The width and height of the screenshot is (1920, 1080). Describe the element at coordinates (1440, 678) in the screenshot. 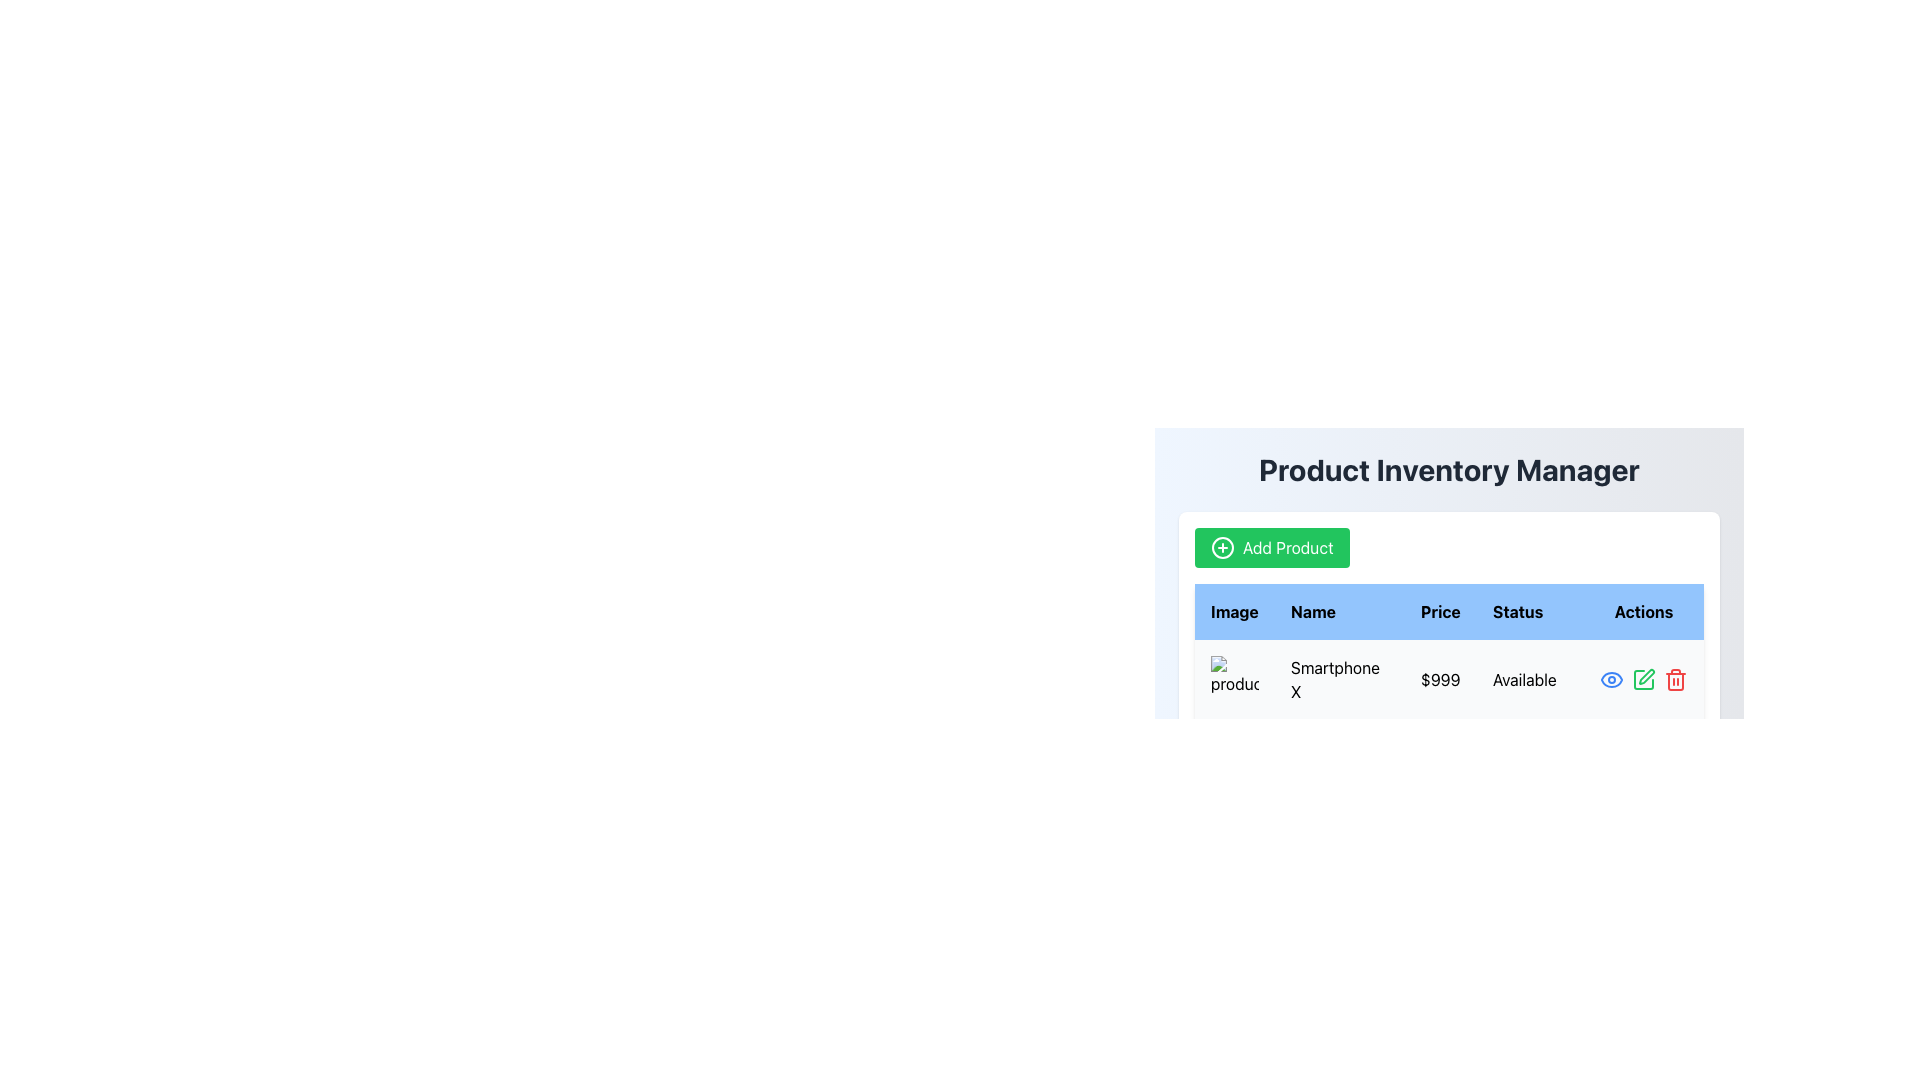

I see `the price text element for the 'Smartphone X' product, which displays the product's price in the price column of the product table` at that location.